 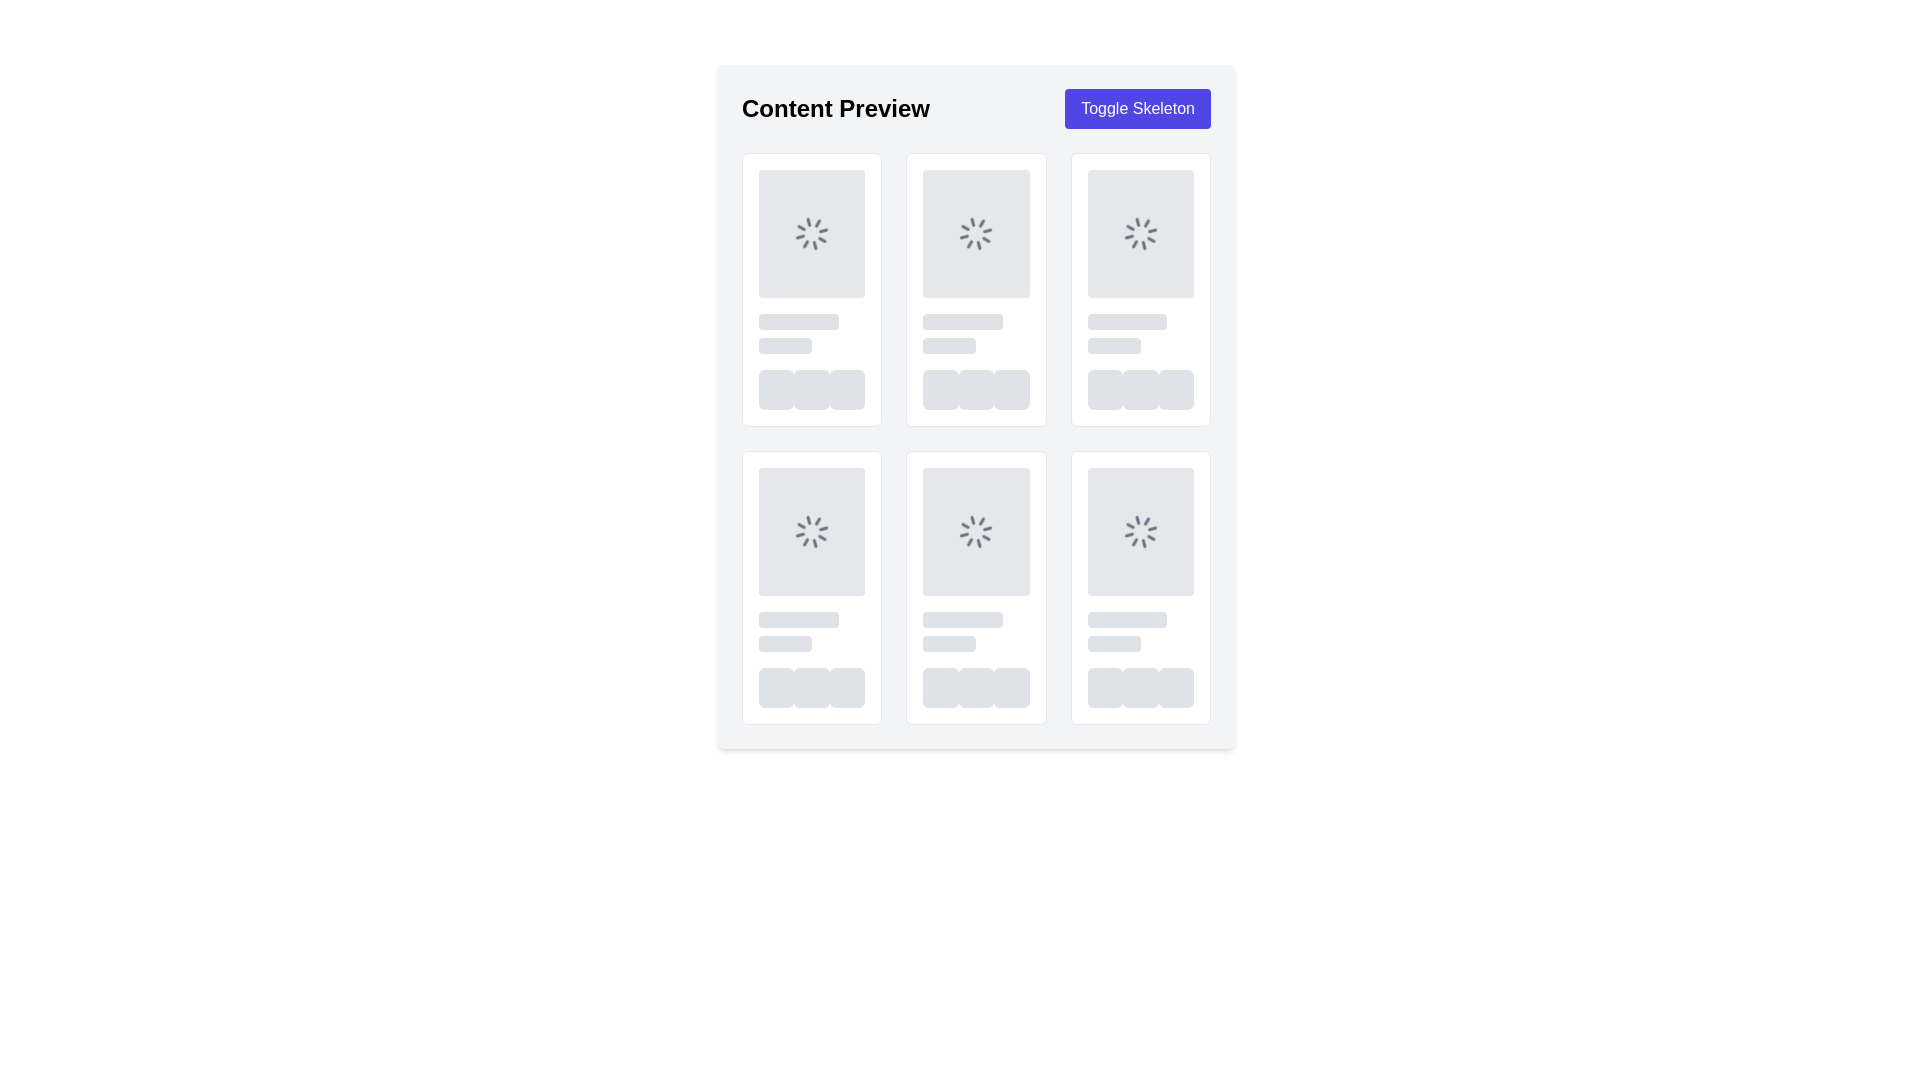 I want to click on the middle visual placeholder or loading indicator located in the bottom row of the grid layout, near the bottom-right corner, so click(x=812, y=686).